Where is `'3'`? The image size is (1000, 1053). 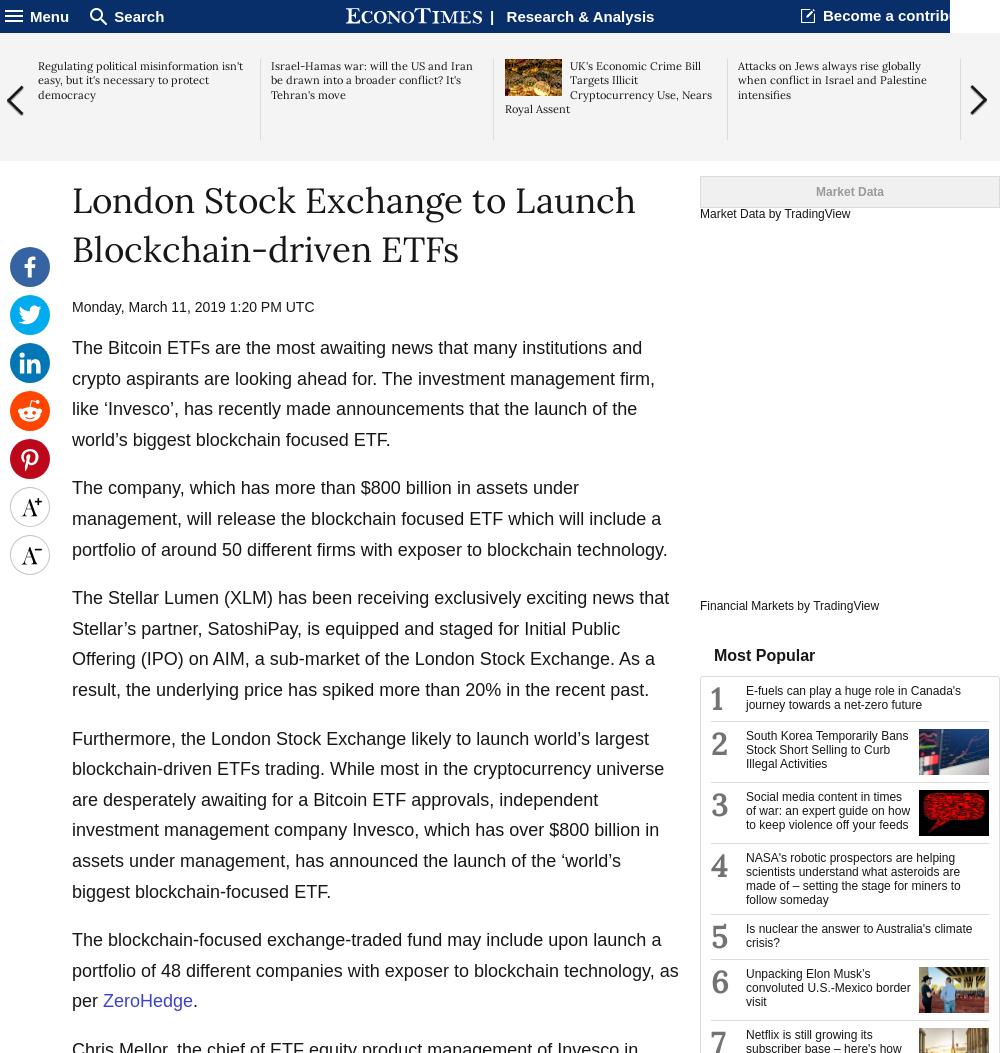
'3' is located at coordinates (718, 805).